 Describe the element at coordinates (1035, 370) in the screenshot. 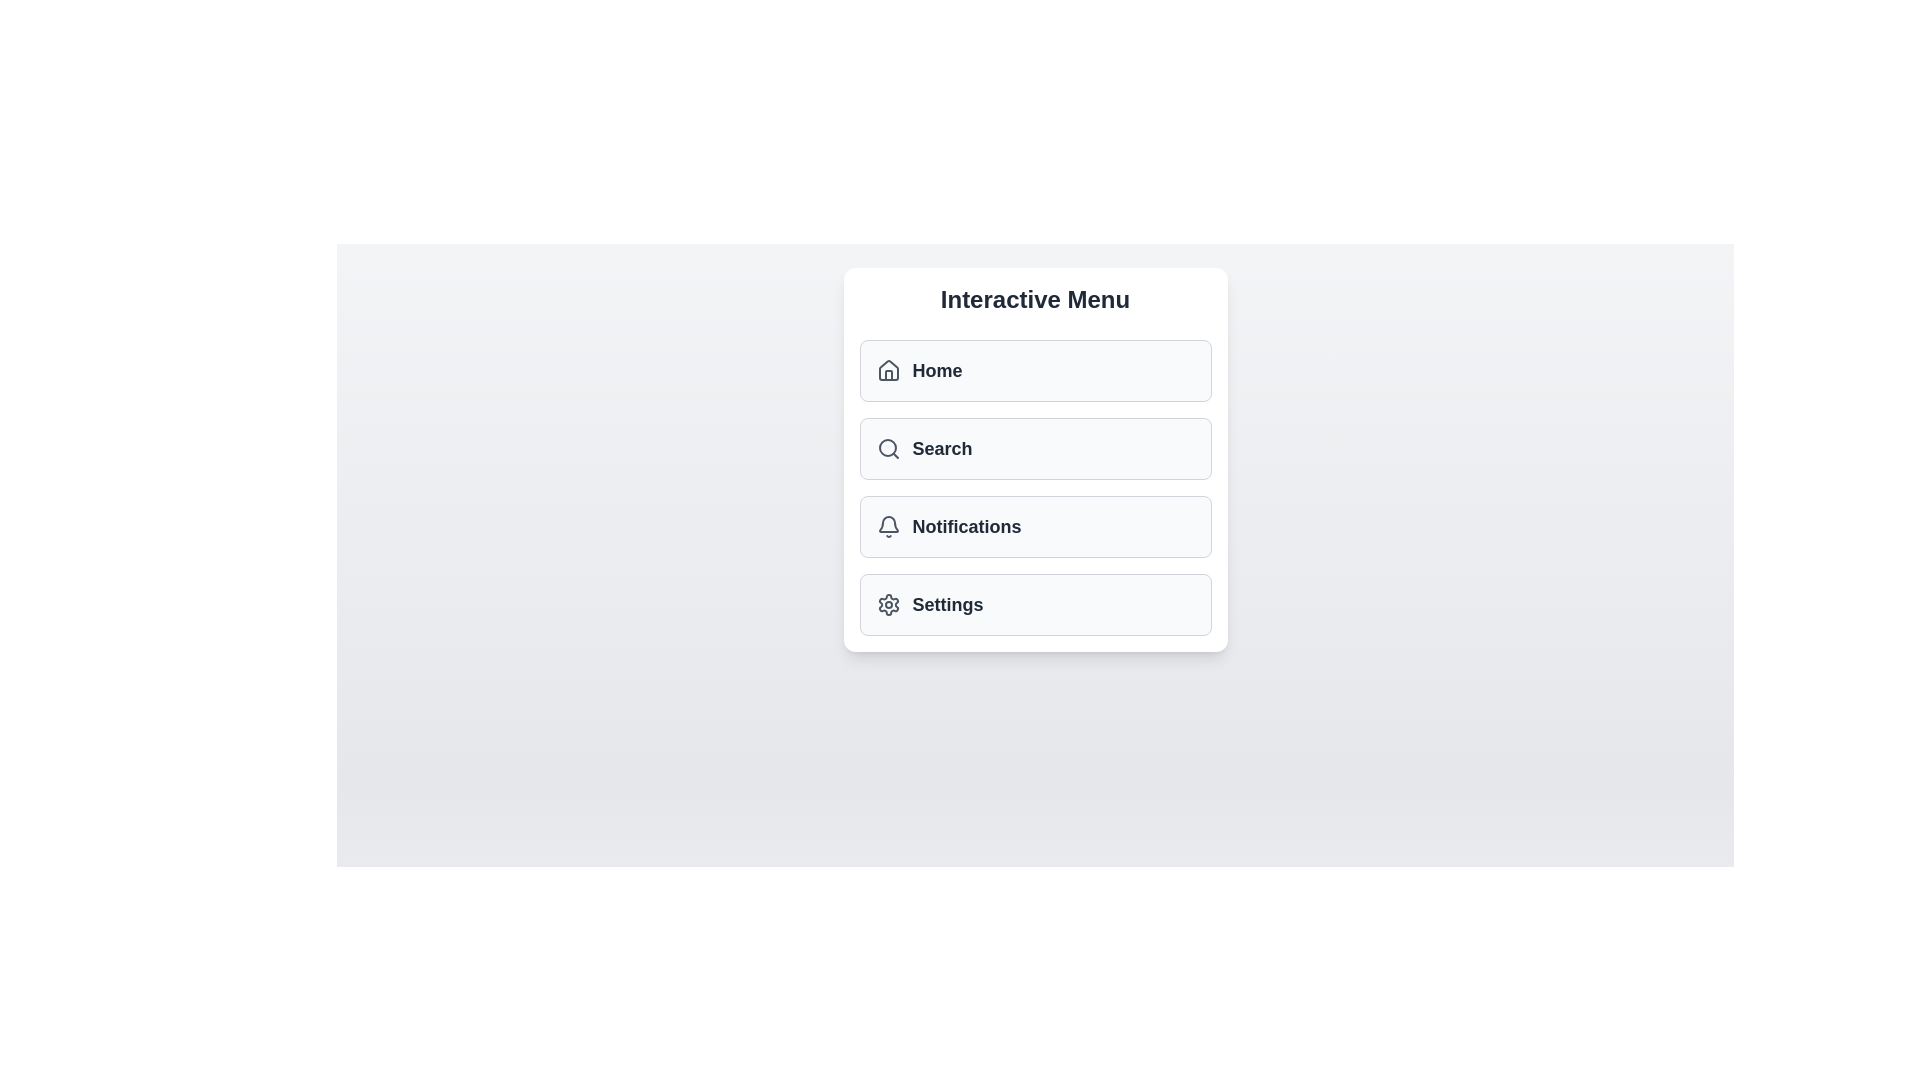

I see `the 'Home' menu item to activate it` at that location.